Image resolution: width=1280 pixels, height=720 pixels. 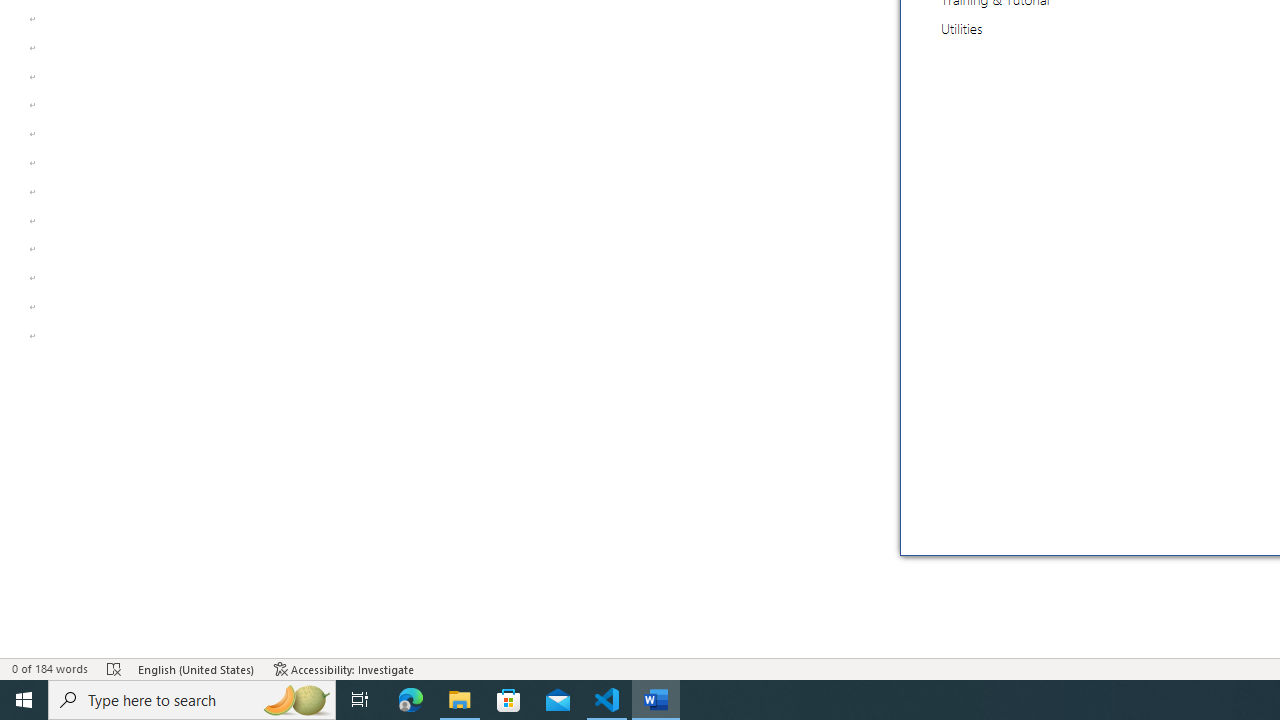 What do you see at coordinates (410, 698) in the screenshot?
I see `'Microsoft Edge'` at bounding box center [410, 698].